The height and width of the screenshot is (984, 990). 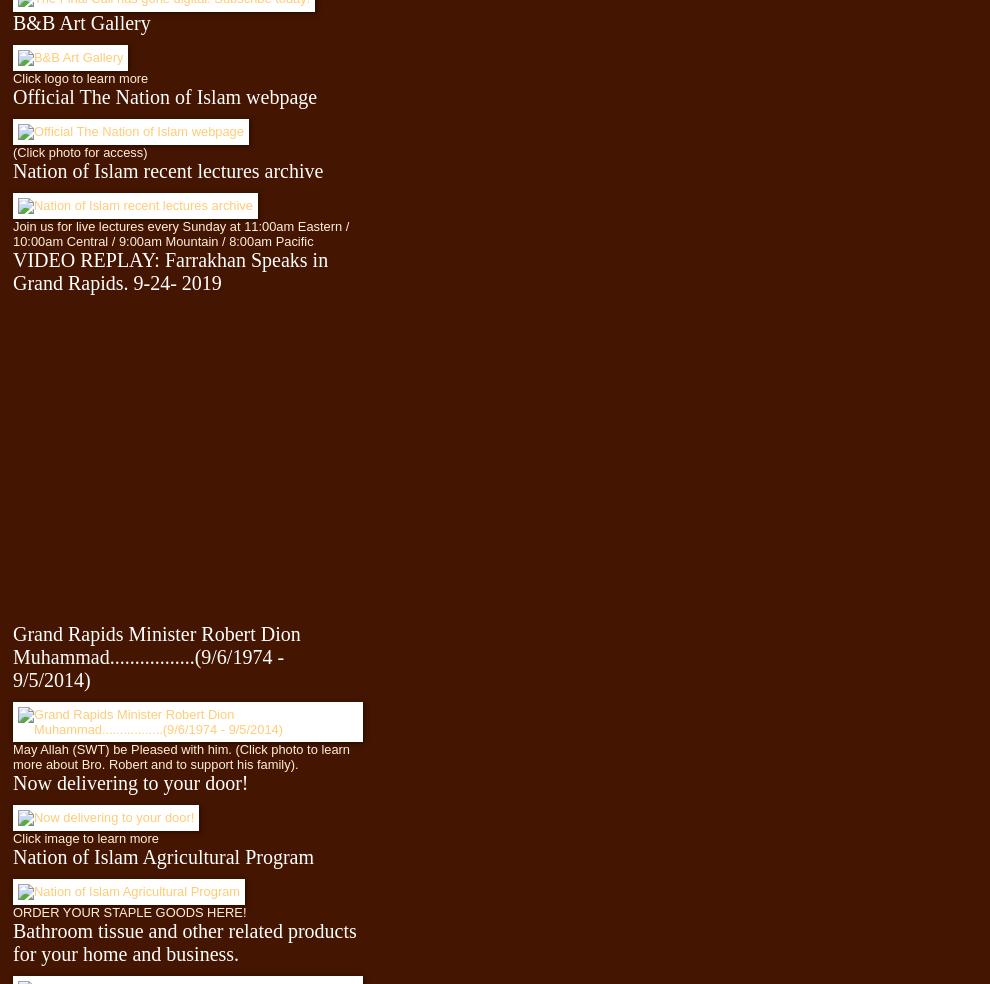 I want to click on '(Click photo for access)', so click(x=79, y=151).